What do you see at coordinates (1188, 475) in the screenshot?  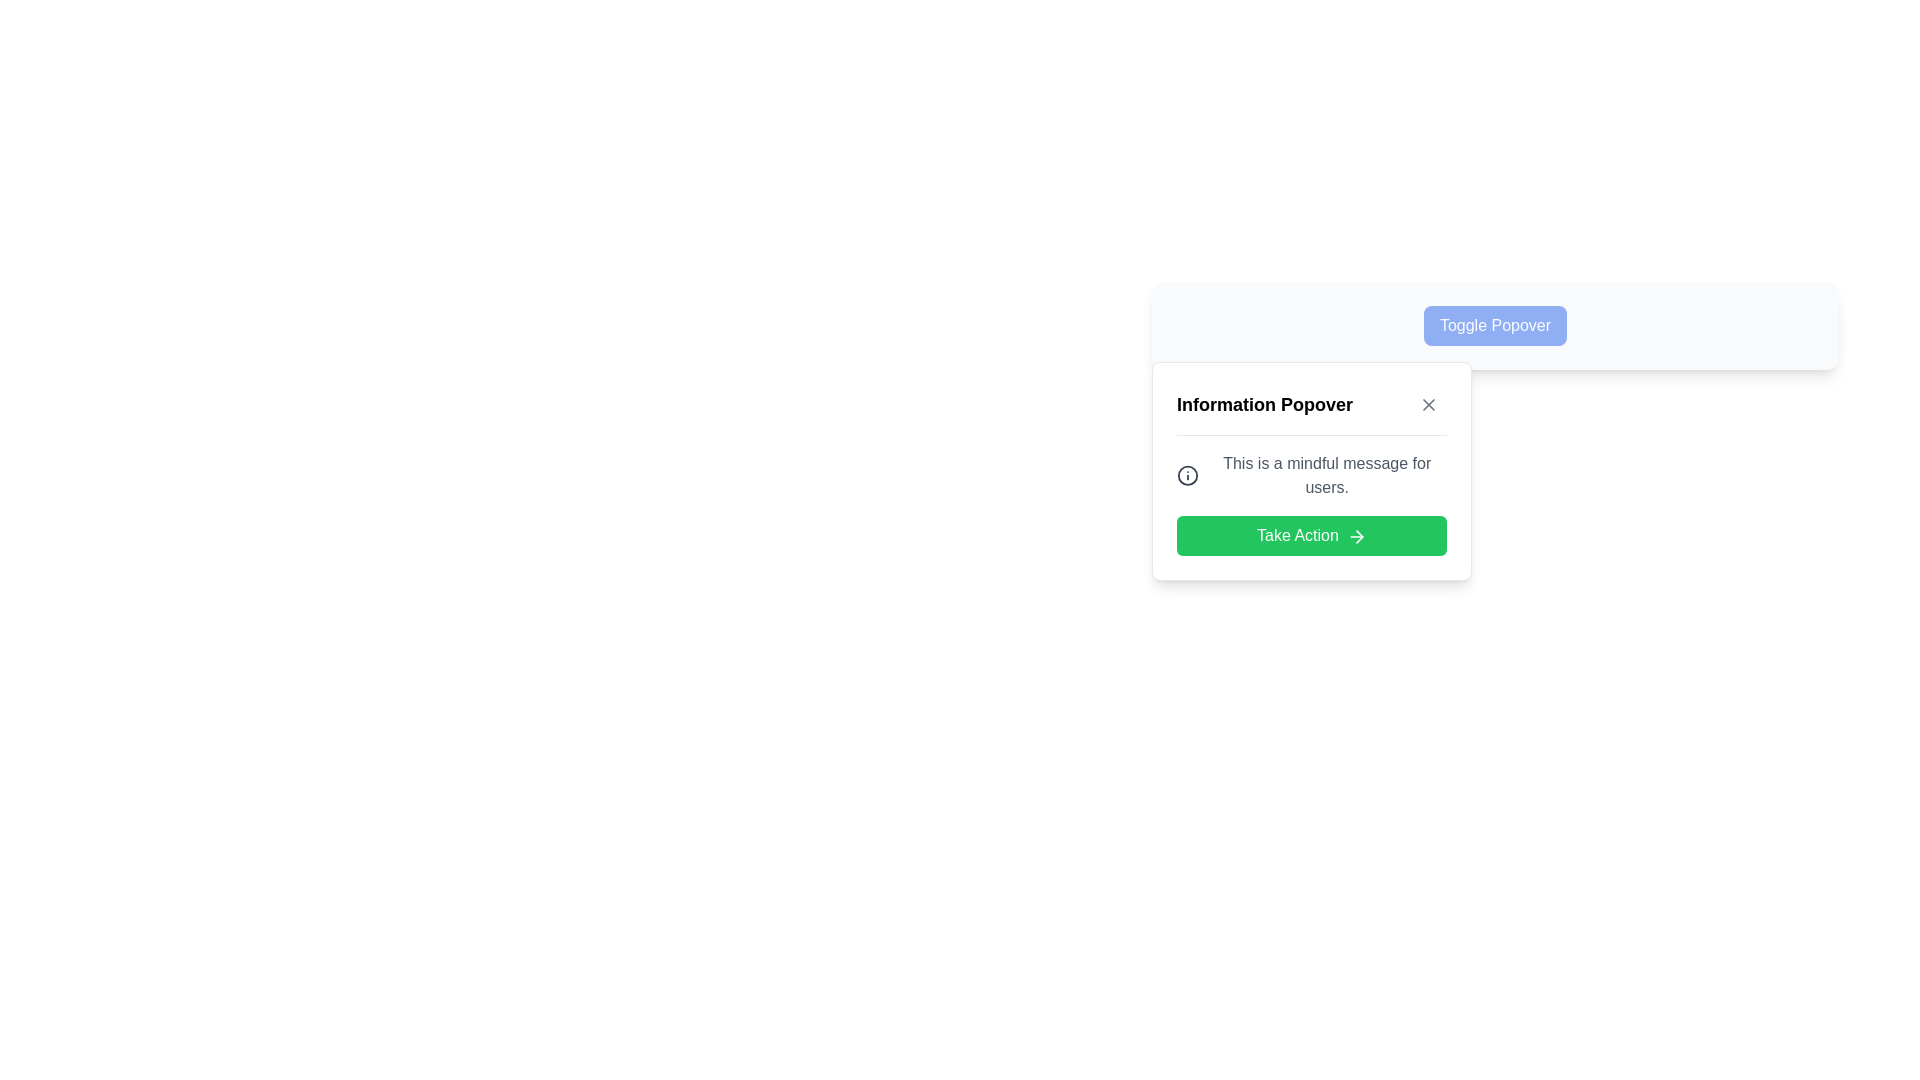 I see `circular vector graphic element that serves as a visual indicator within the 'Information Popover' modal by opening the browser's developer tools` at bounding box center [1188, 475].